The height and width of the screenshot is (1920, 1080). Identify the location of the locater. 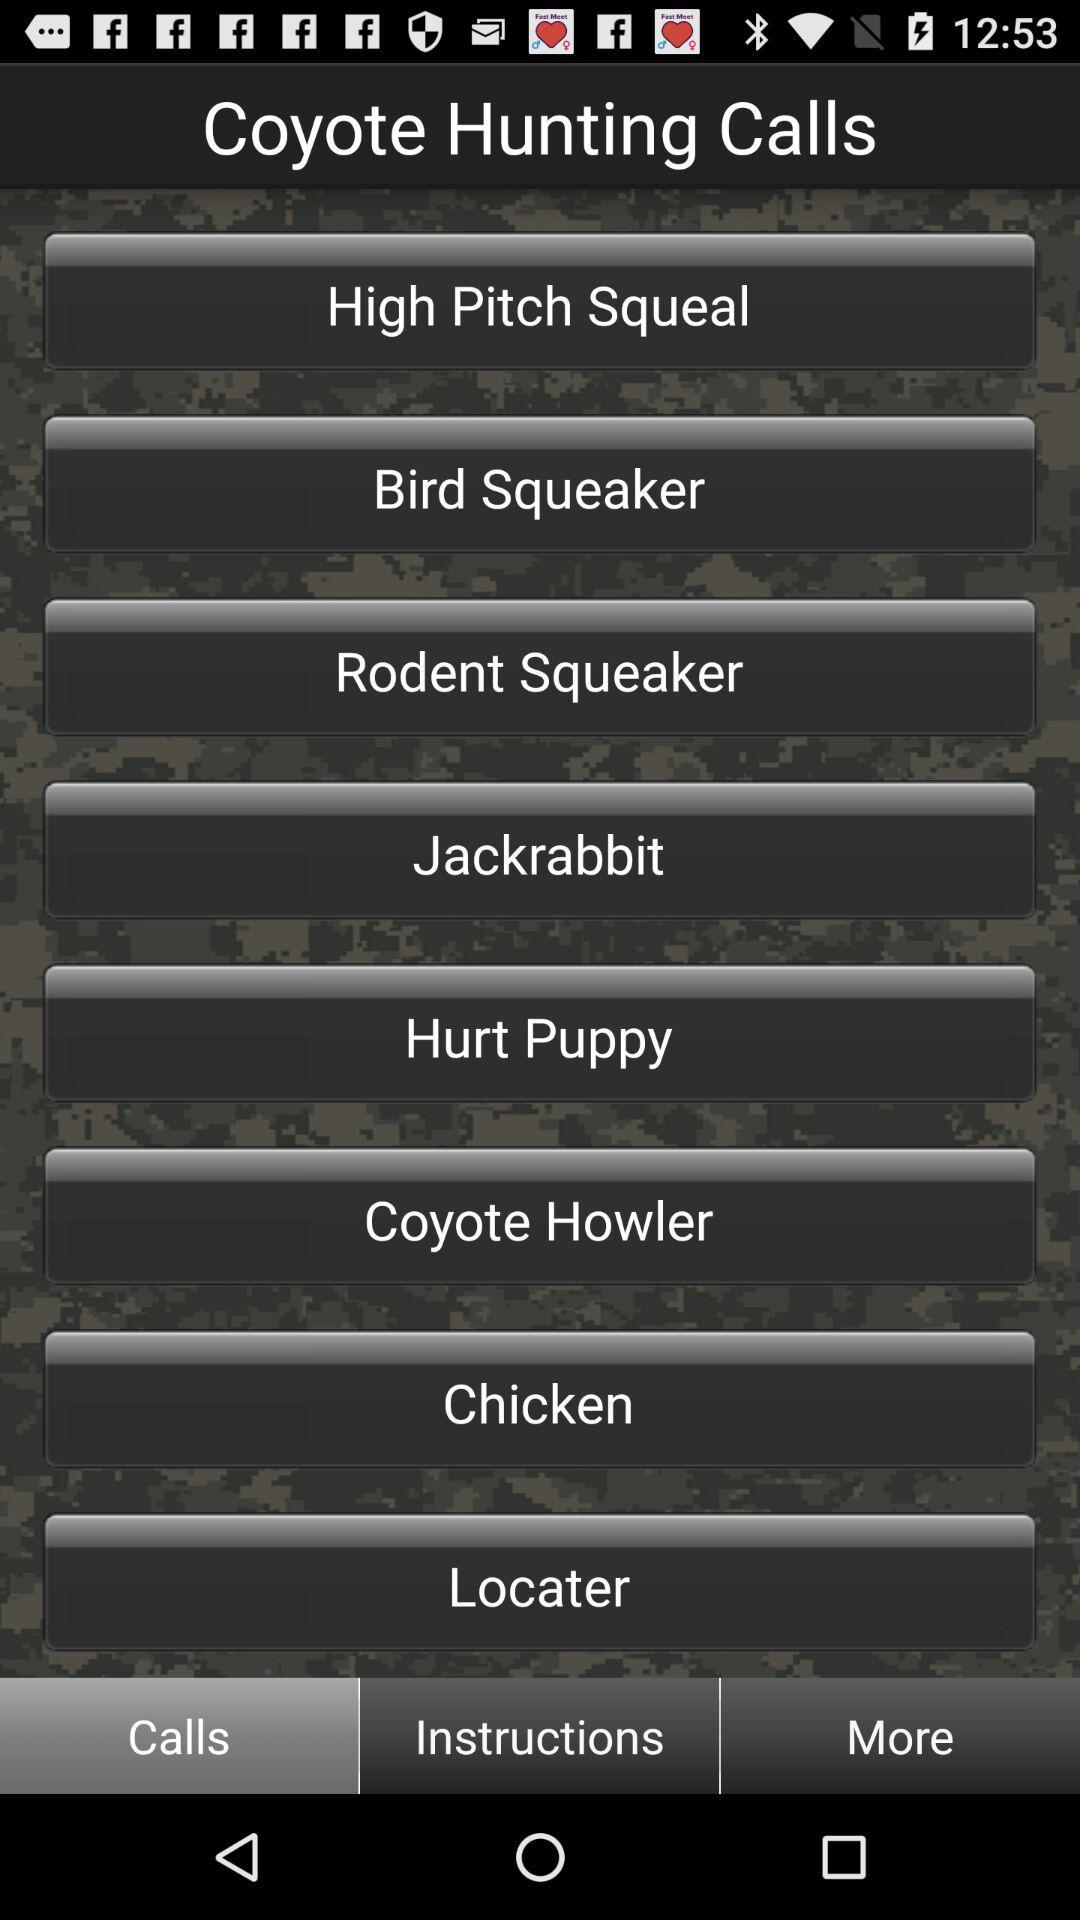
(540, 1581).